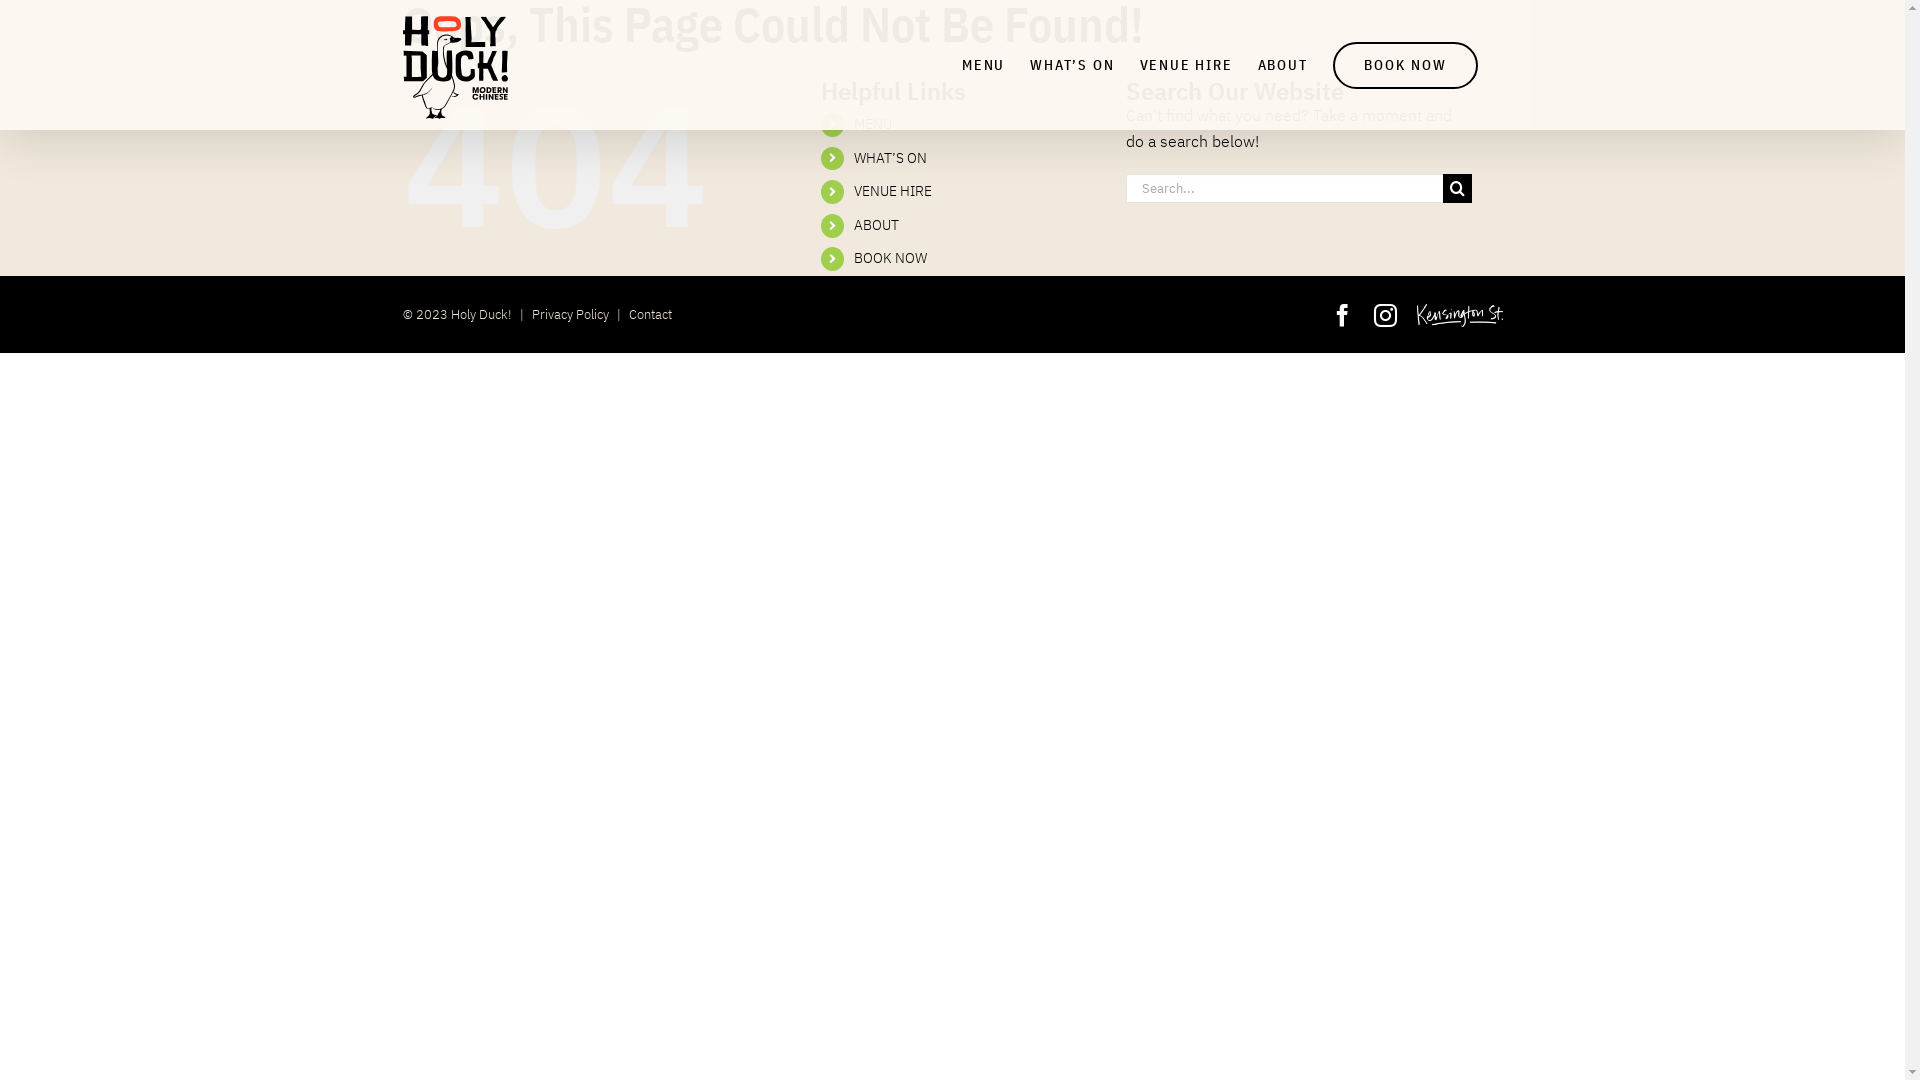 This screenshot has height=1080, width=1920. I want to click on 'ABOUT', so click(876, 224).